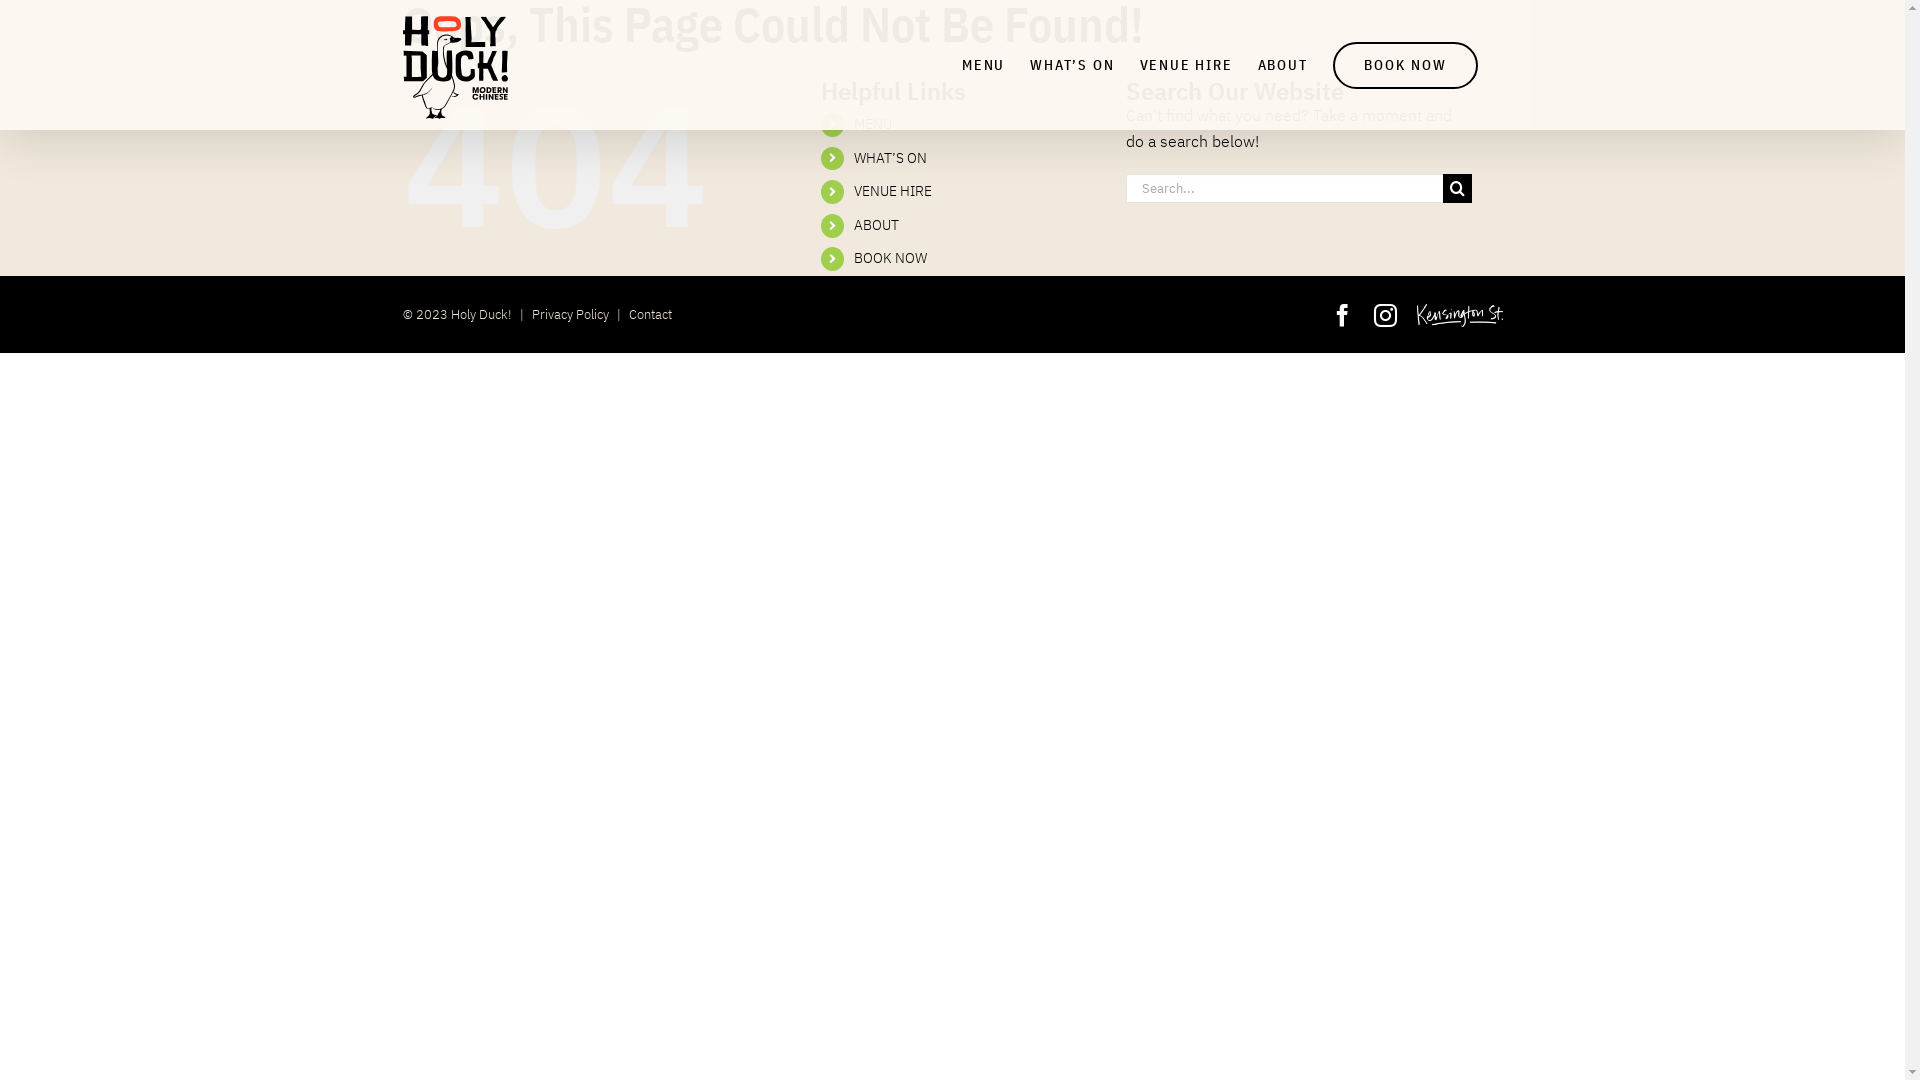 This screenshot has height=1080, width=1920. I want to click on 'ABOUT', so click(876, 224).